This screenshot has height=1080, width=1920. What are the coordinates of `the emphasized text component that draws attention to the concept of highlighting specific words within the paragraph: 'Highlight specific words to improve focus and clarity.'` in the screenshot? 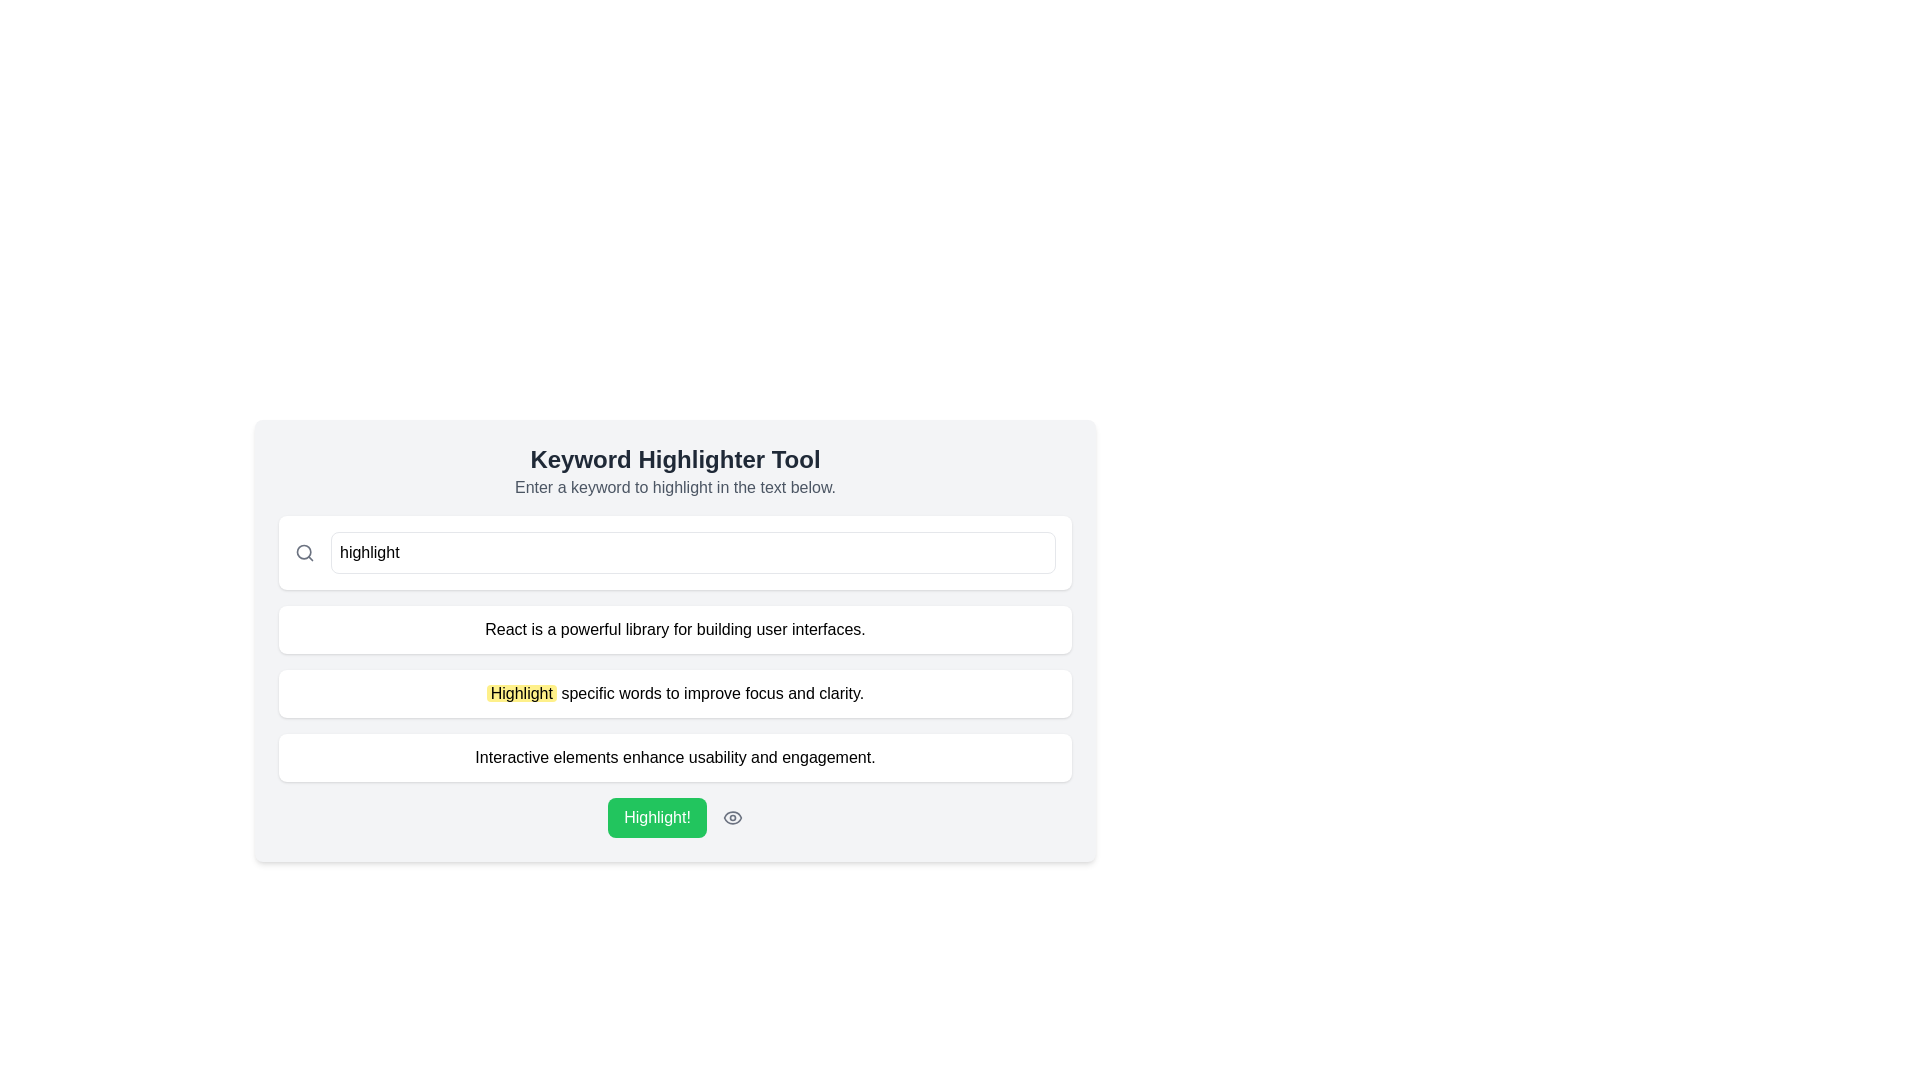 It's located at (521, 692).